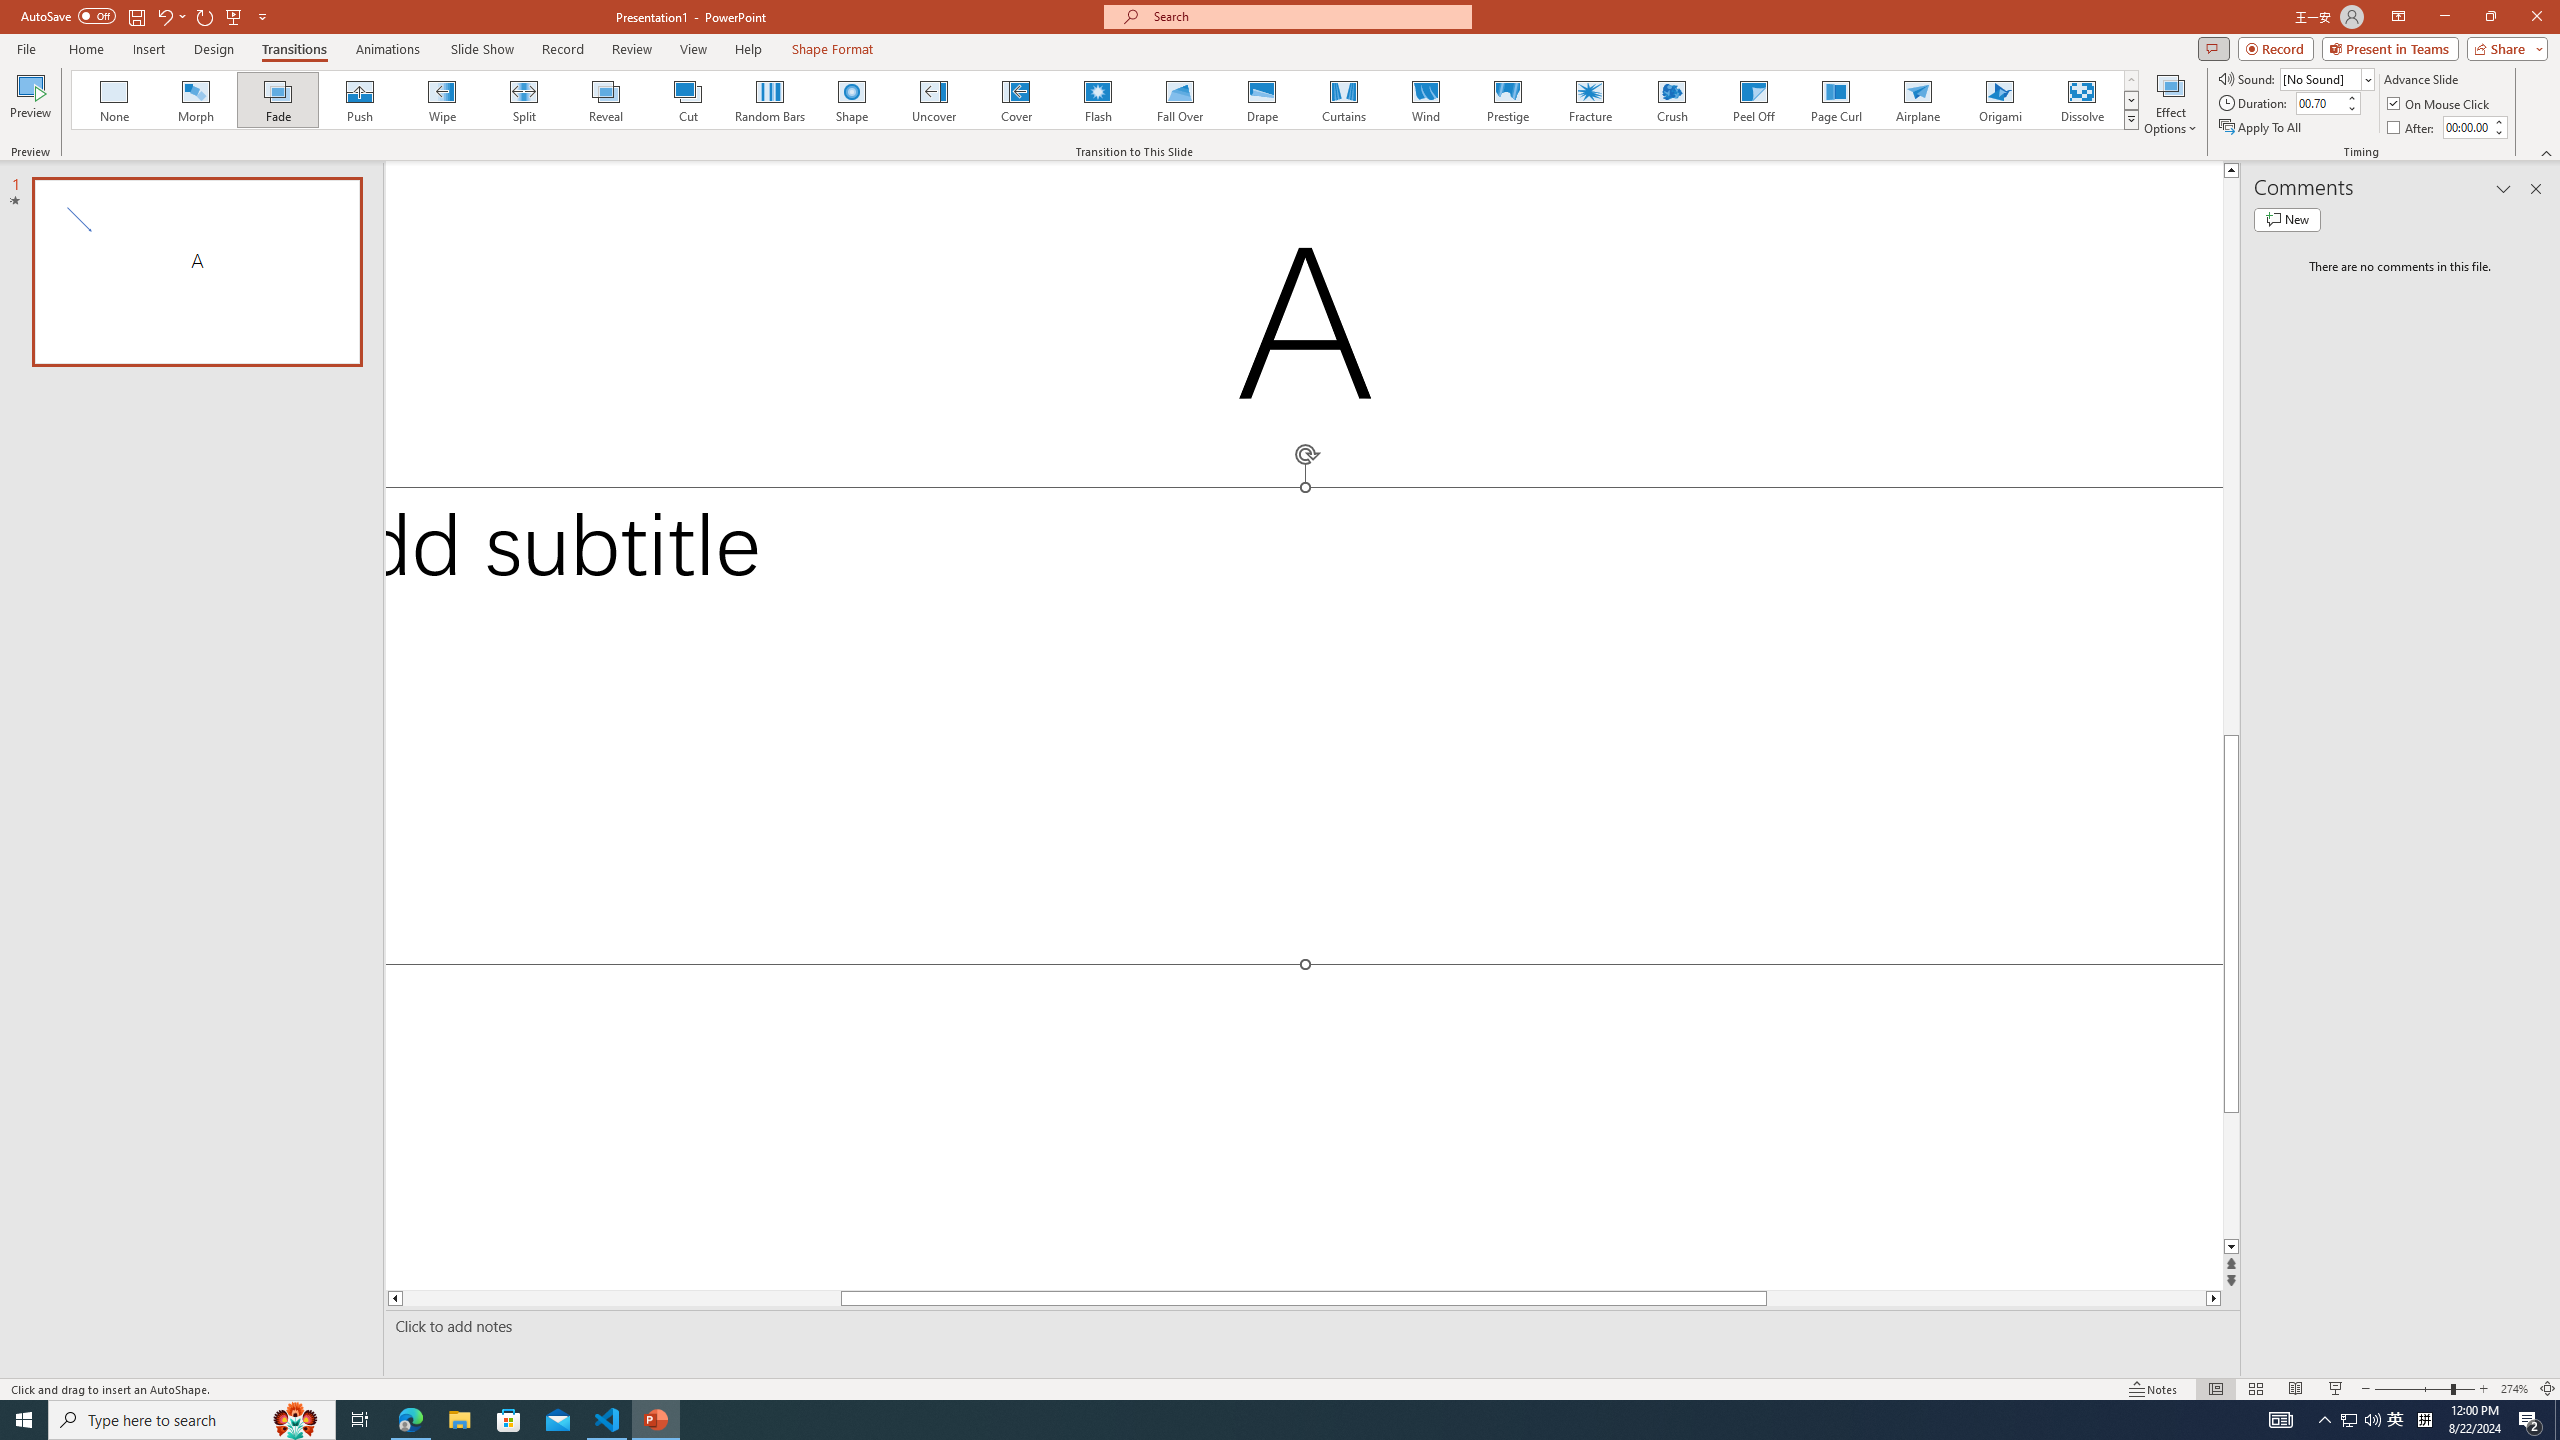 The height and width of the screenshot is (1440, 2560). What do you see at coordinates (441, 99) in the screenshot?
I see `'Wipe'` at bounding box center [441, 99].